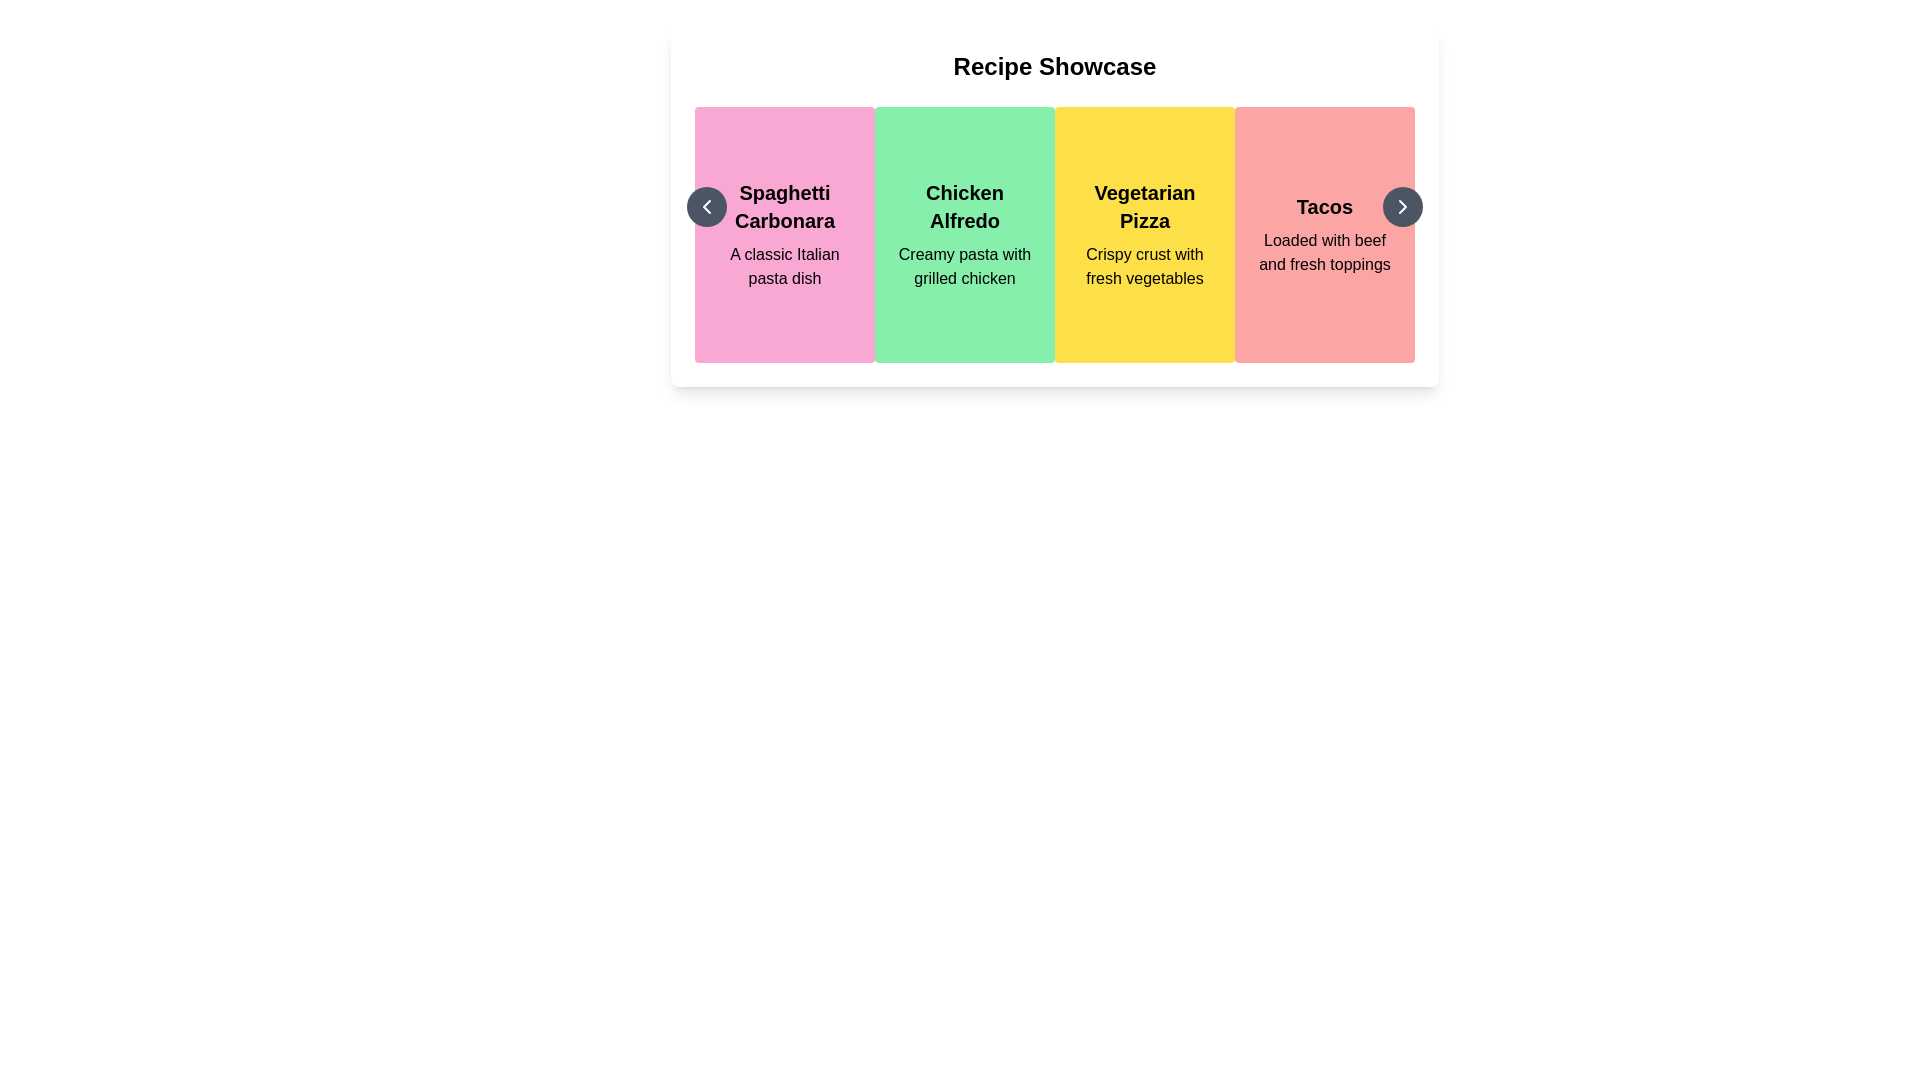  What do you see at coordinates (1401, 207) in the screenshot?
I see `the right-facing chevron icon within the circular dark-gray button` at bounding box center [1401, 207].